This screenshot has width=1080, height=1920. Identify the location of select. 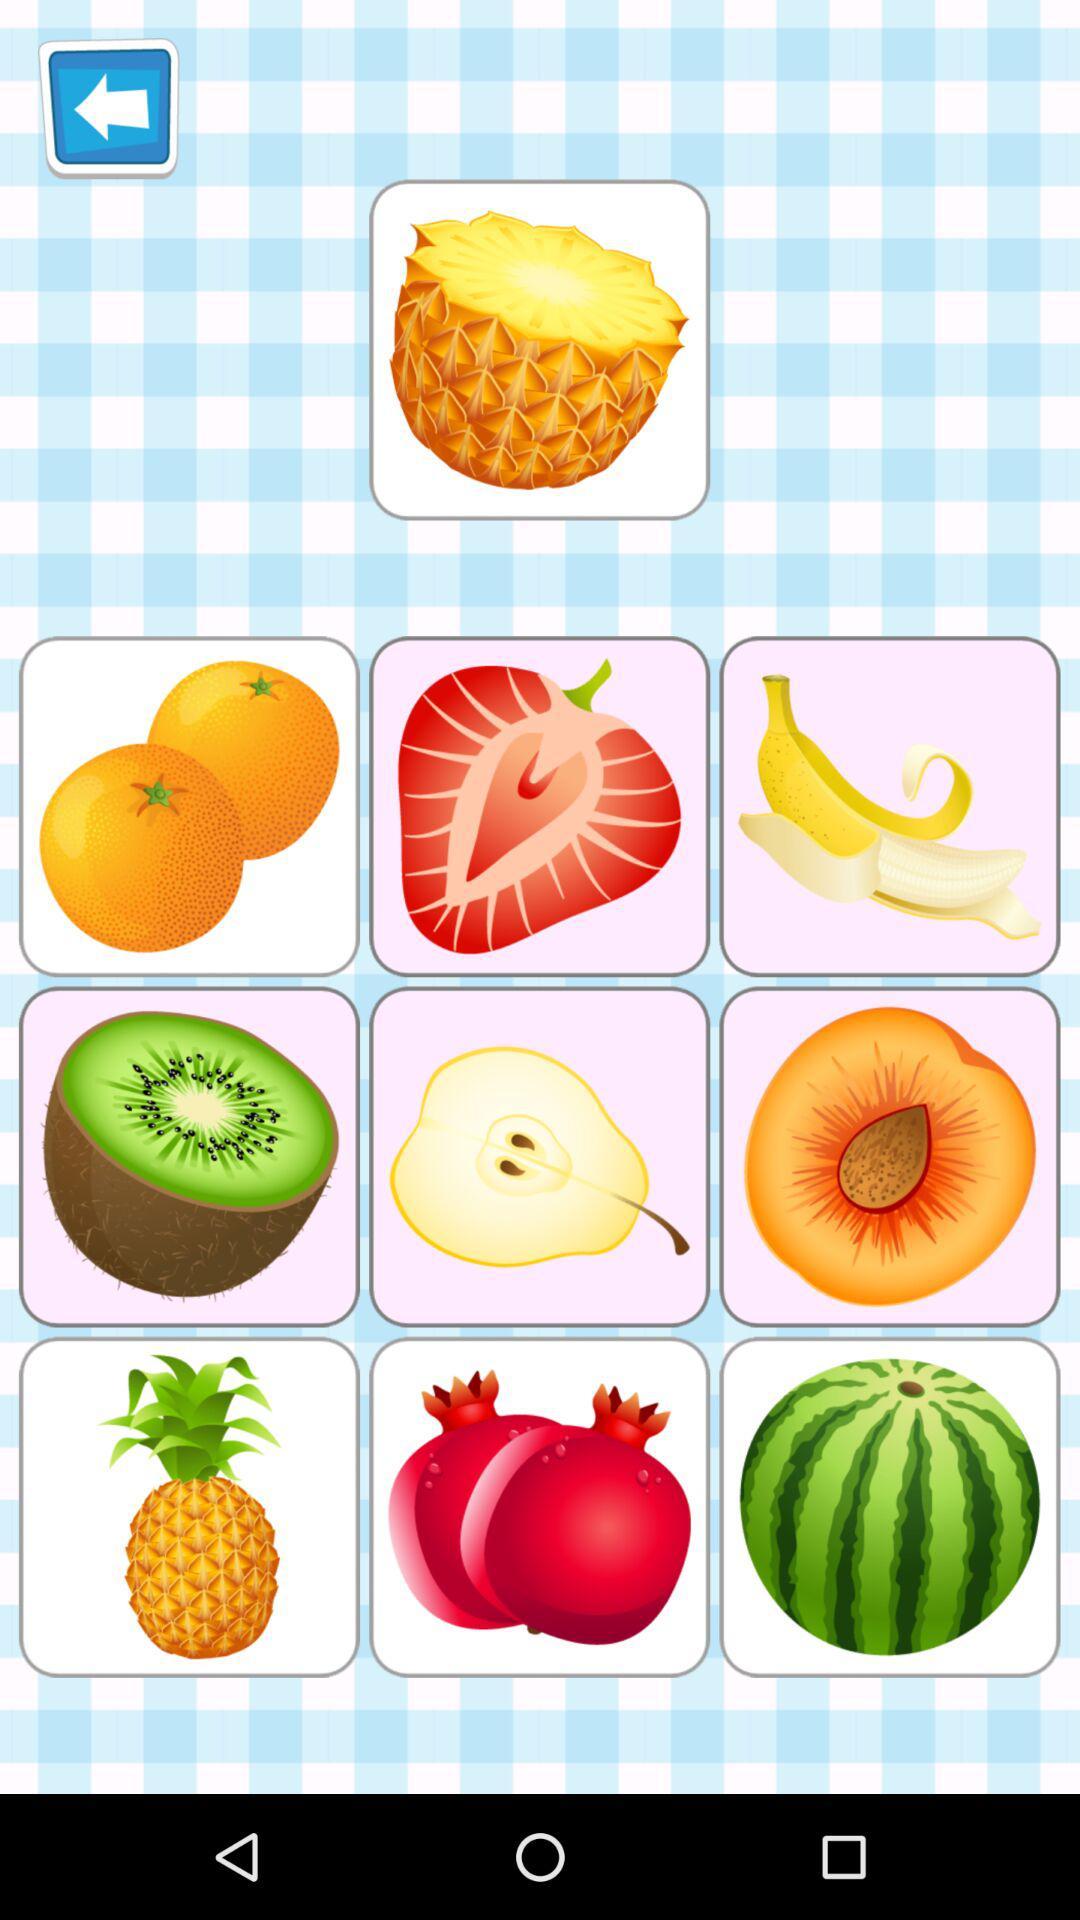
(538, 349).